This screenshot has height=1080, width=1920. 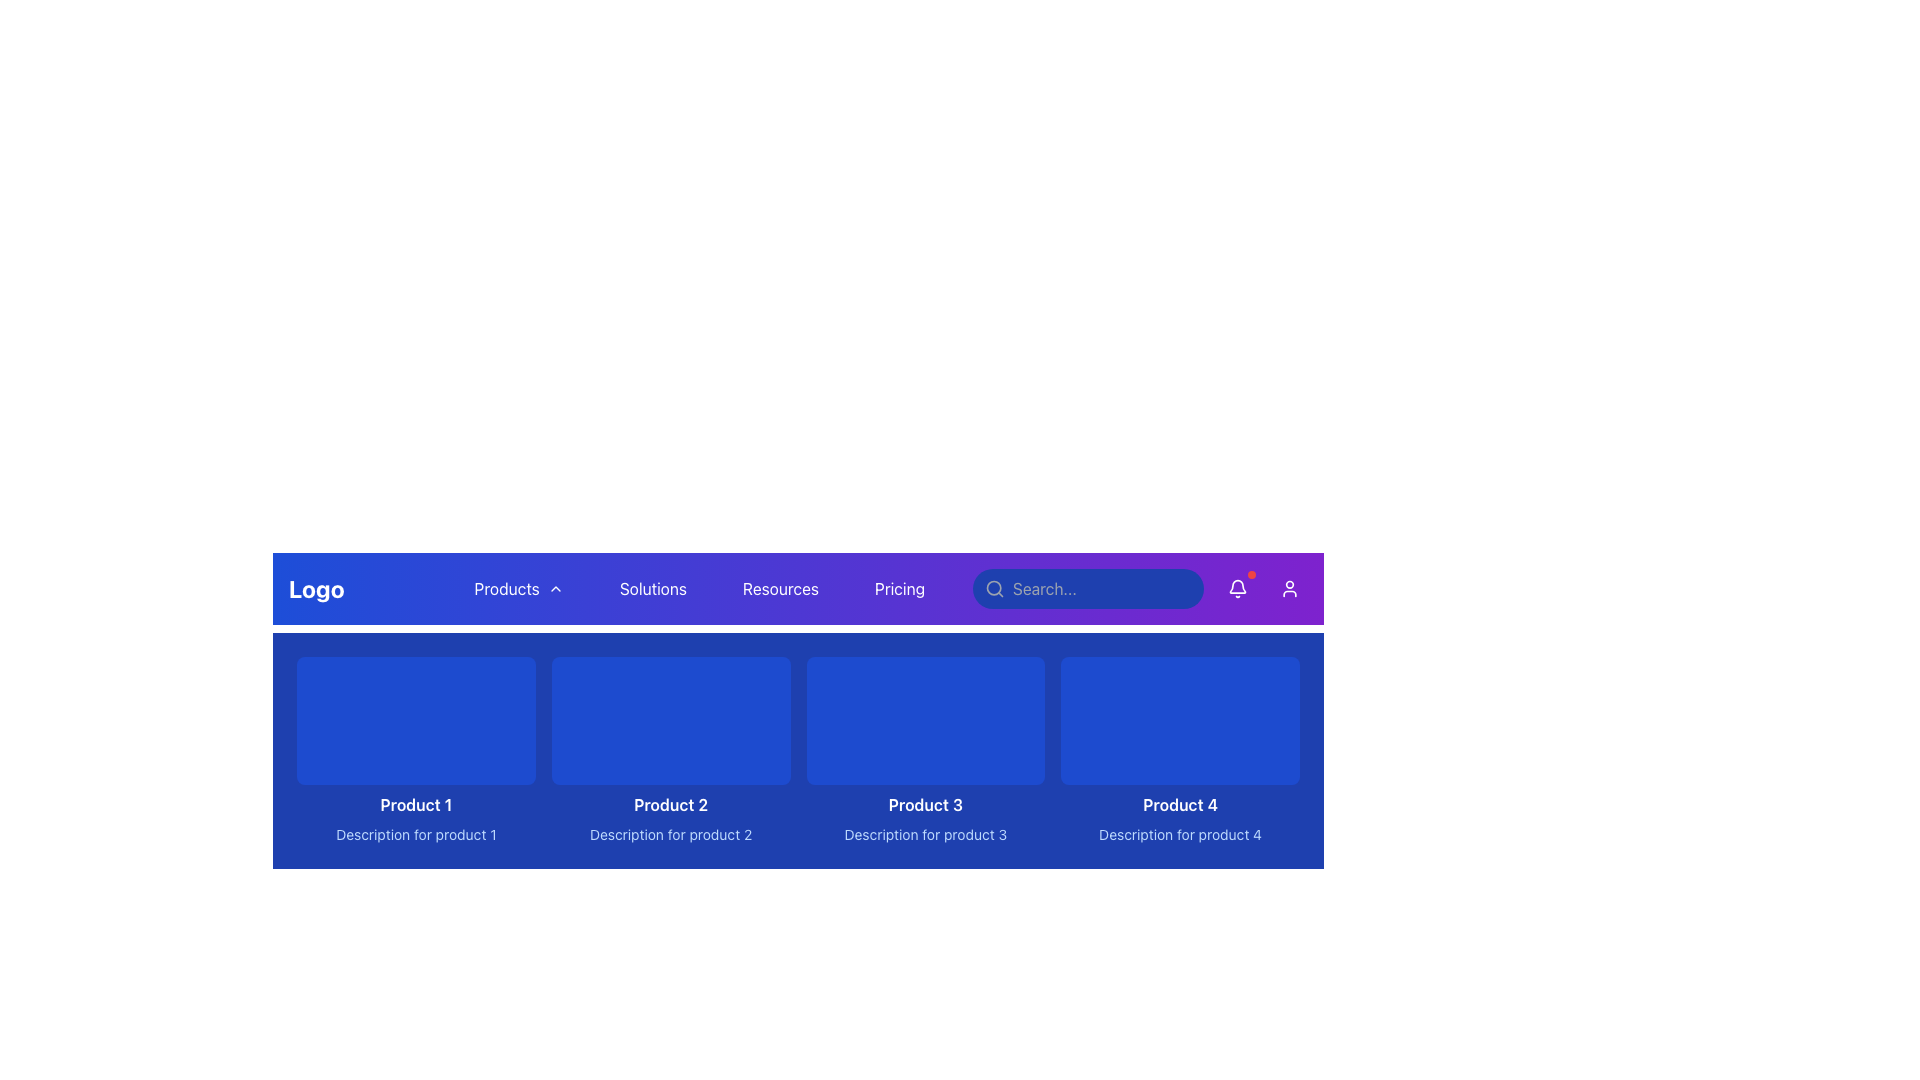 I want to click on the product title text label that identifies the product in the grid, positioned in the second column between a blue rectangle above and a smaller text label below, so click(x=671, y=804).